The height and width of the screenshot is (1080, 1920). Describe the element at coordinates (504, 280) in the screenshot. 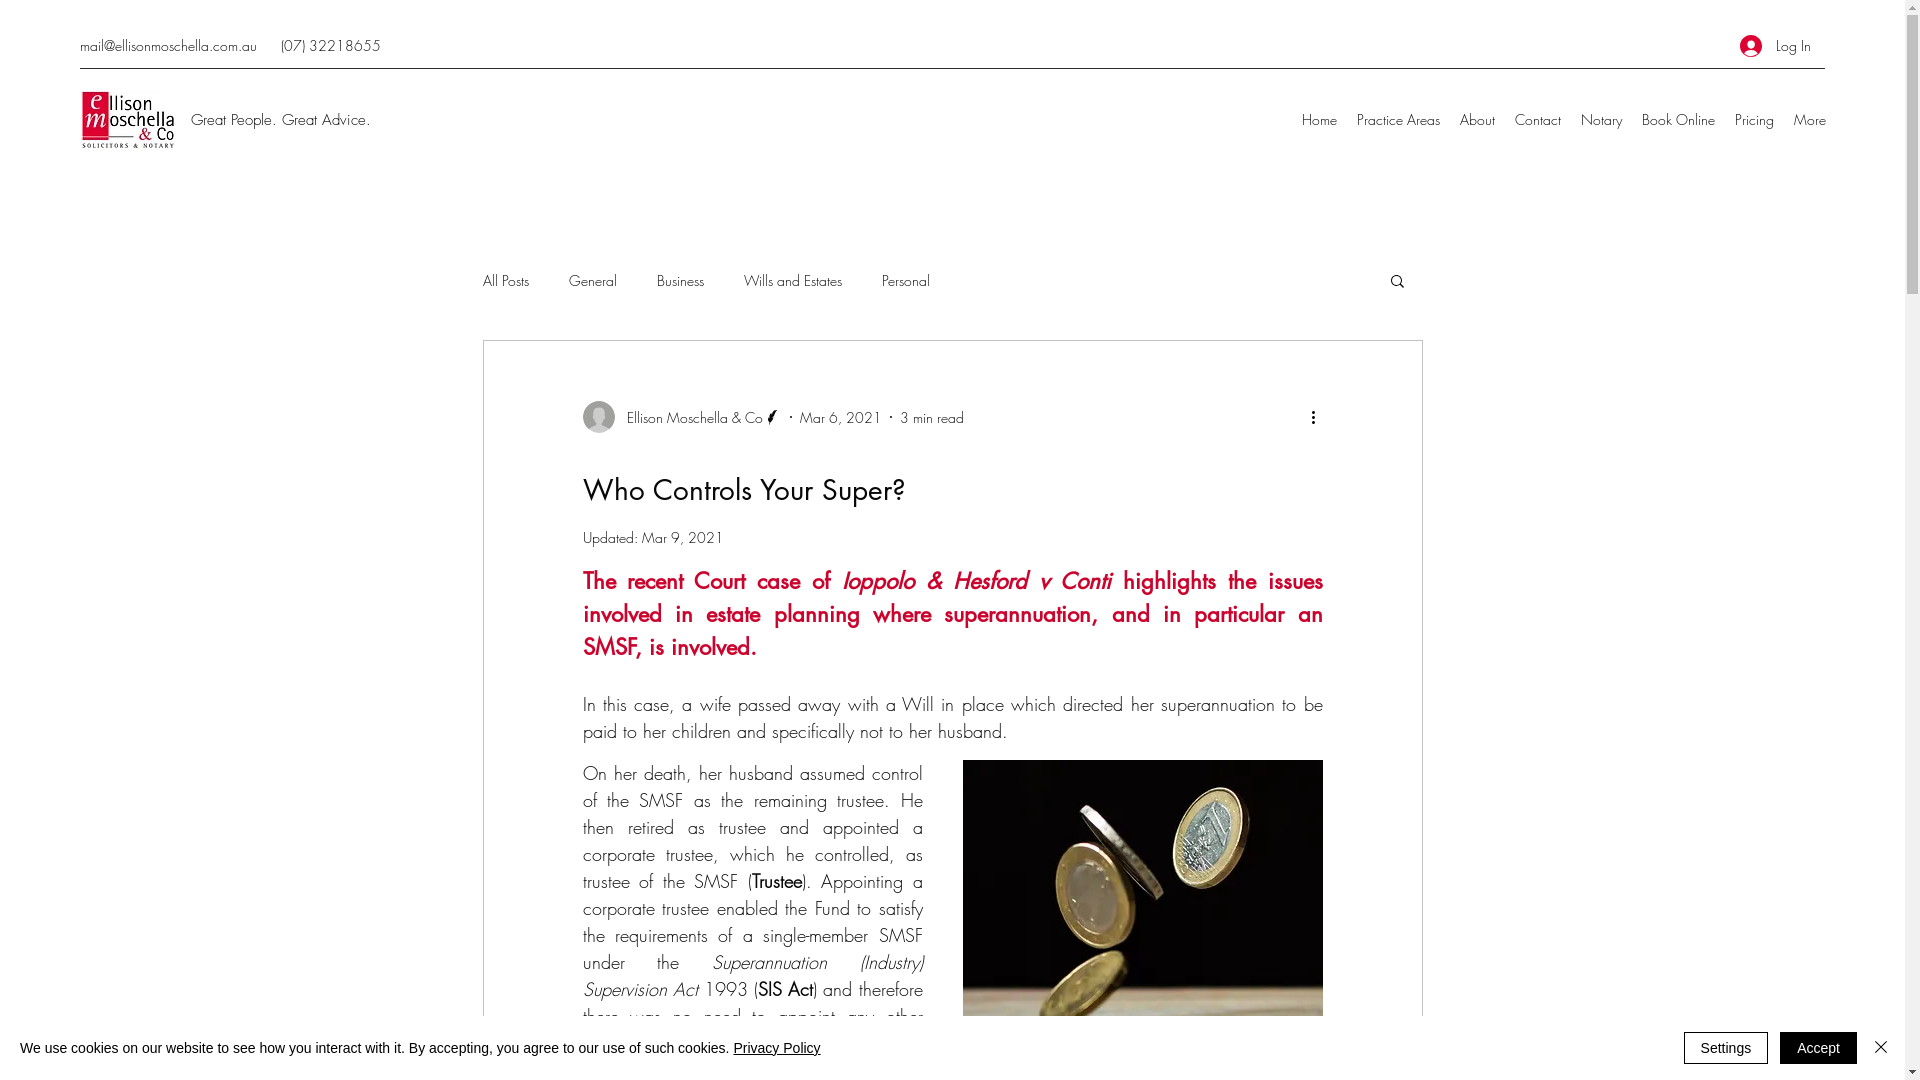

I see `'All Posts'` at that location.